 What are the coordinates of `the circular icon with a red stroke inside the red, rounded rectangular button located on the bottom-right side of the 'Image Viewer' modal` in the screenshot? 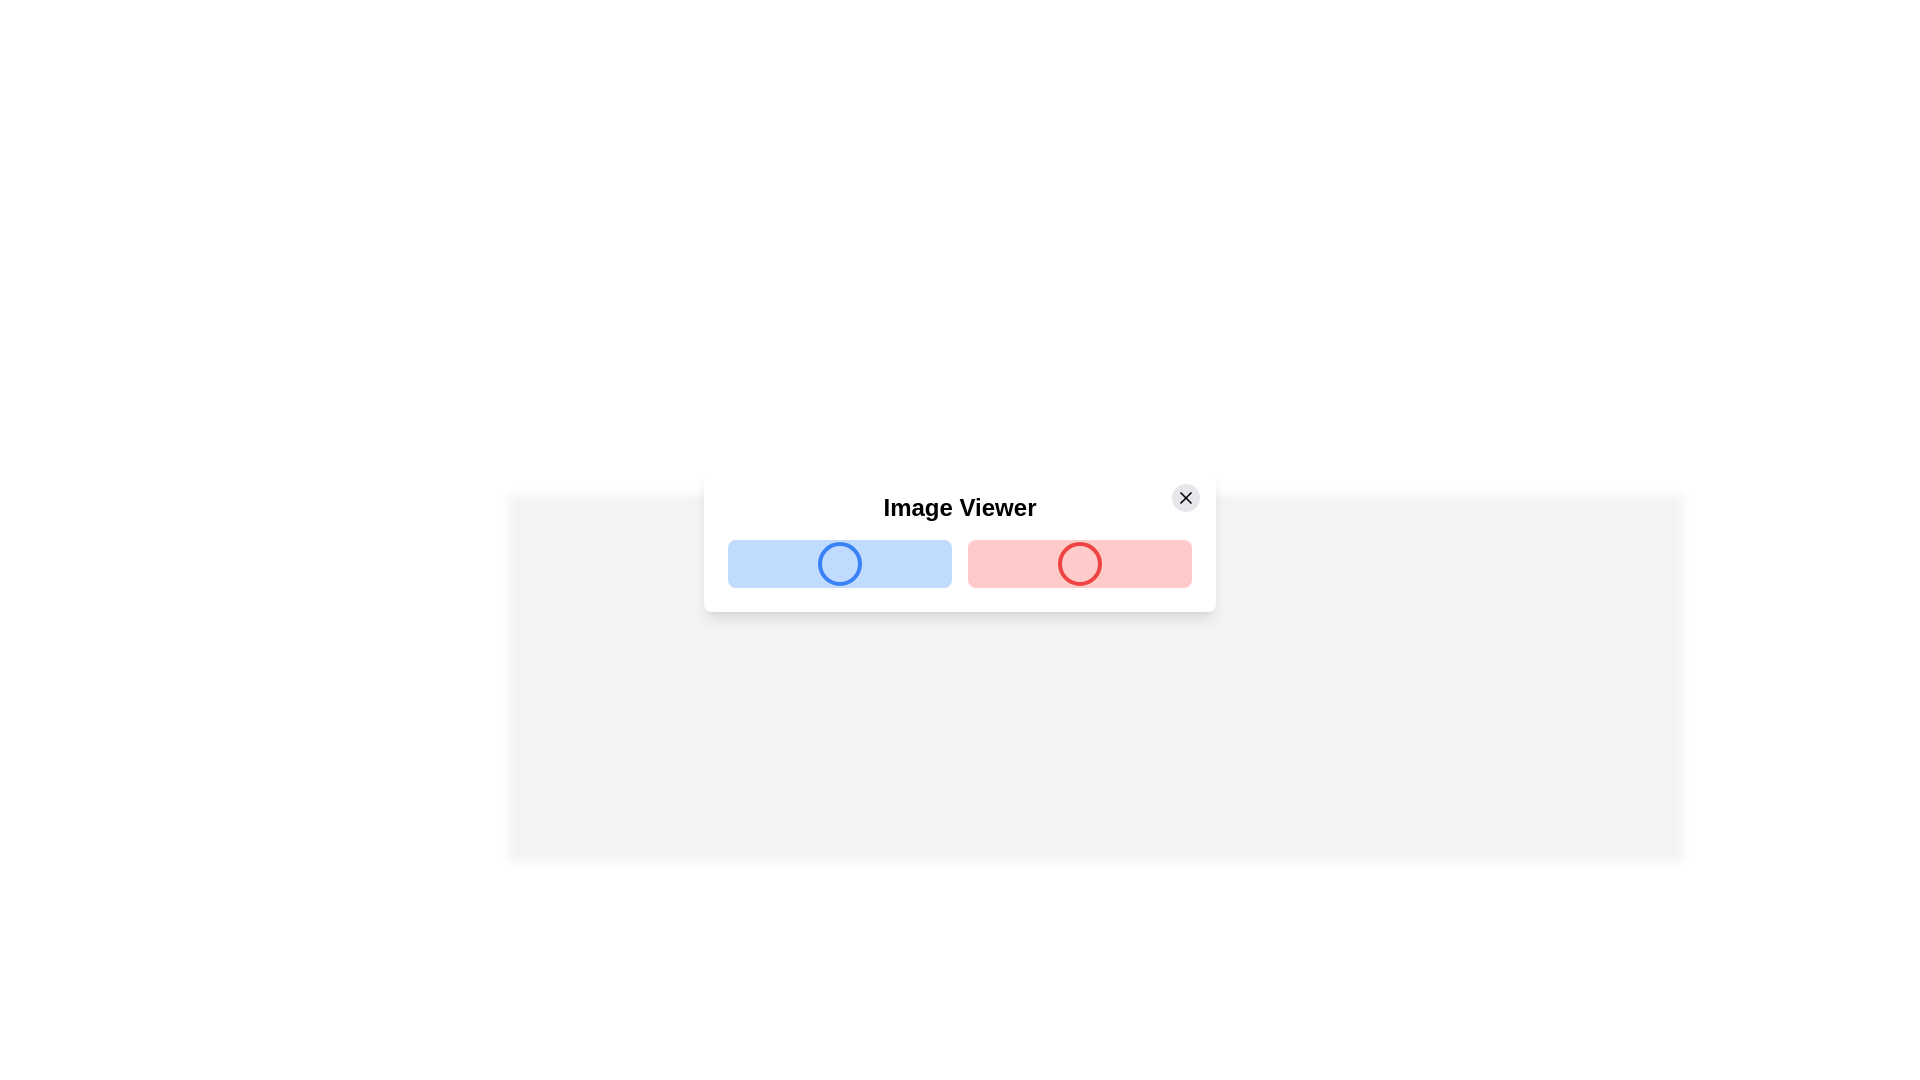 It's located at (1079, 563).